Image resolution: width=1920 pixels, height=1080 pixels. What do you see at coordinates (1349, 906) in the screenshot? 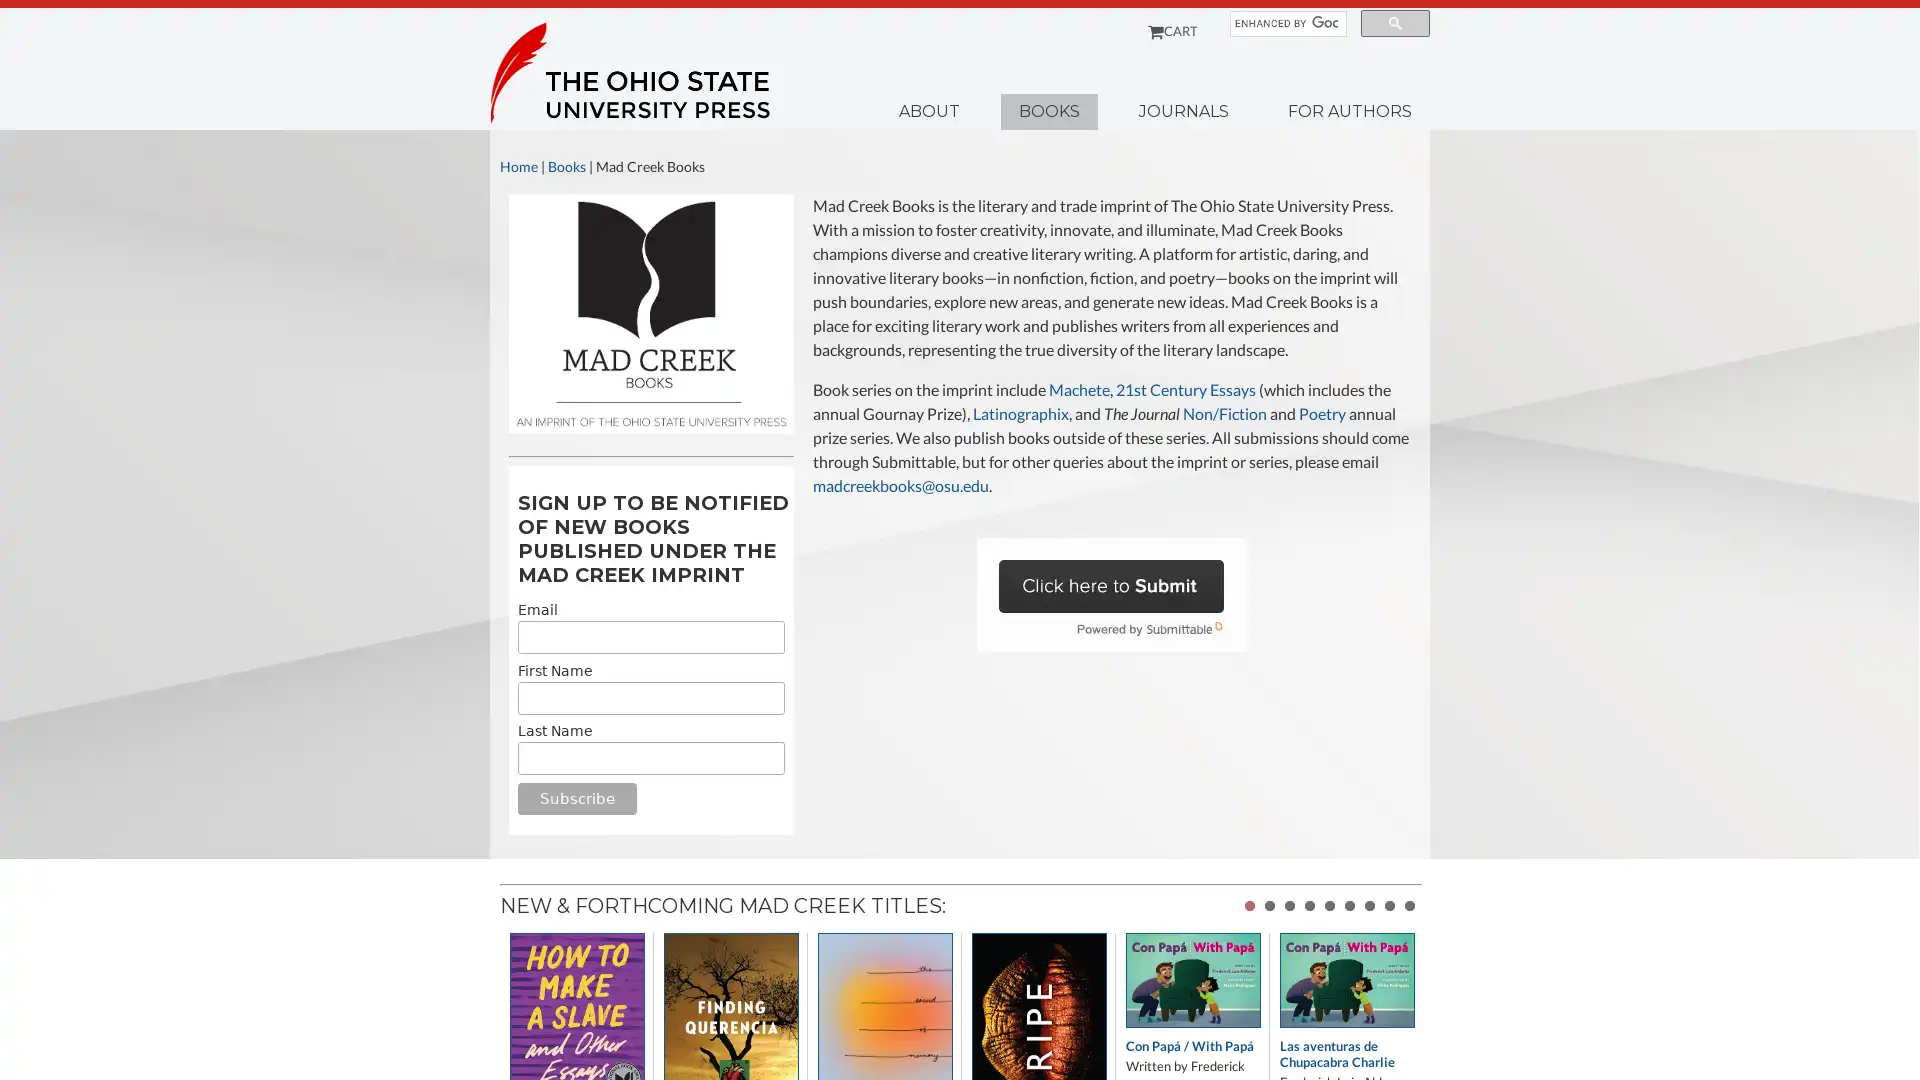
I see `6` at bounding box center [1349, 906].